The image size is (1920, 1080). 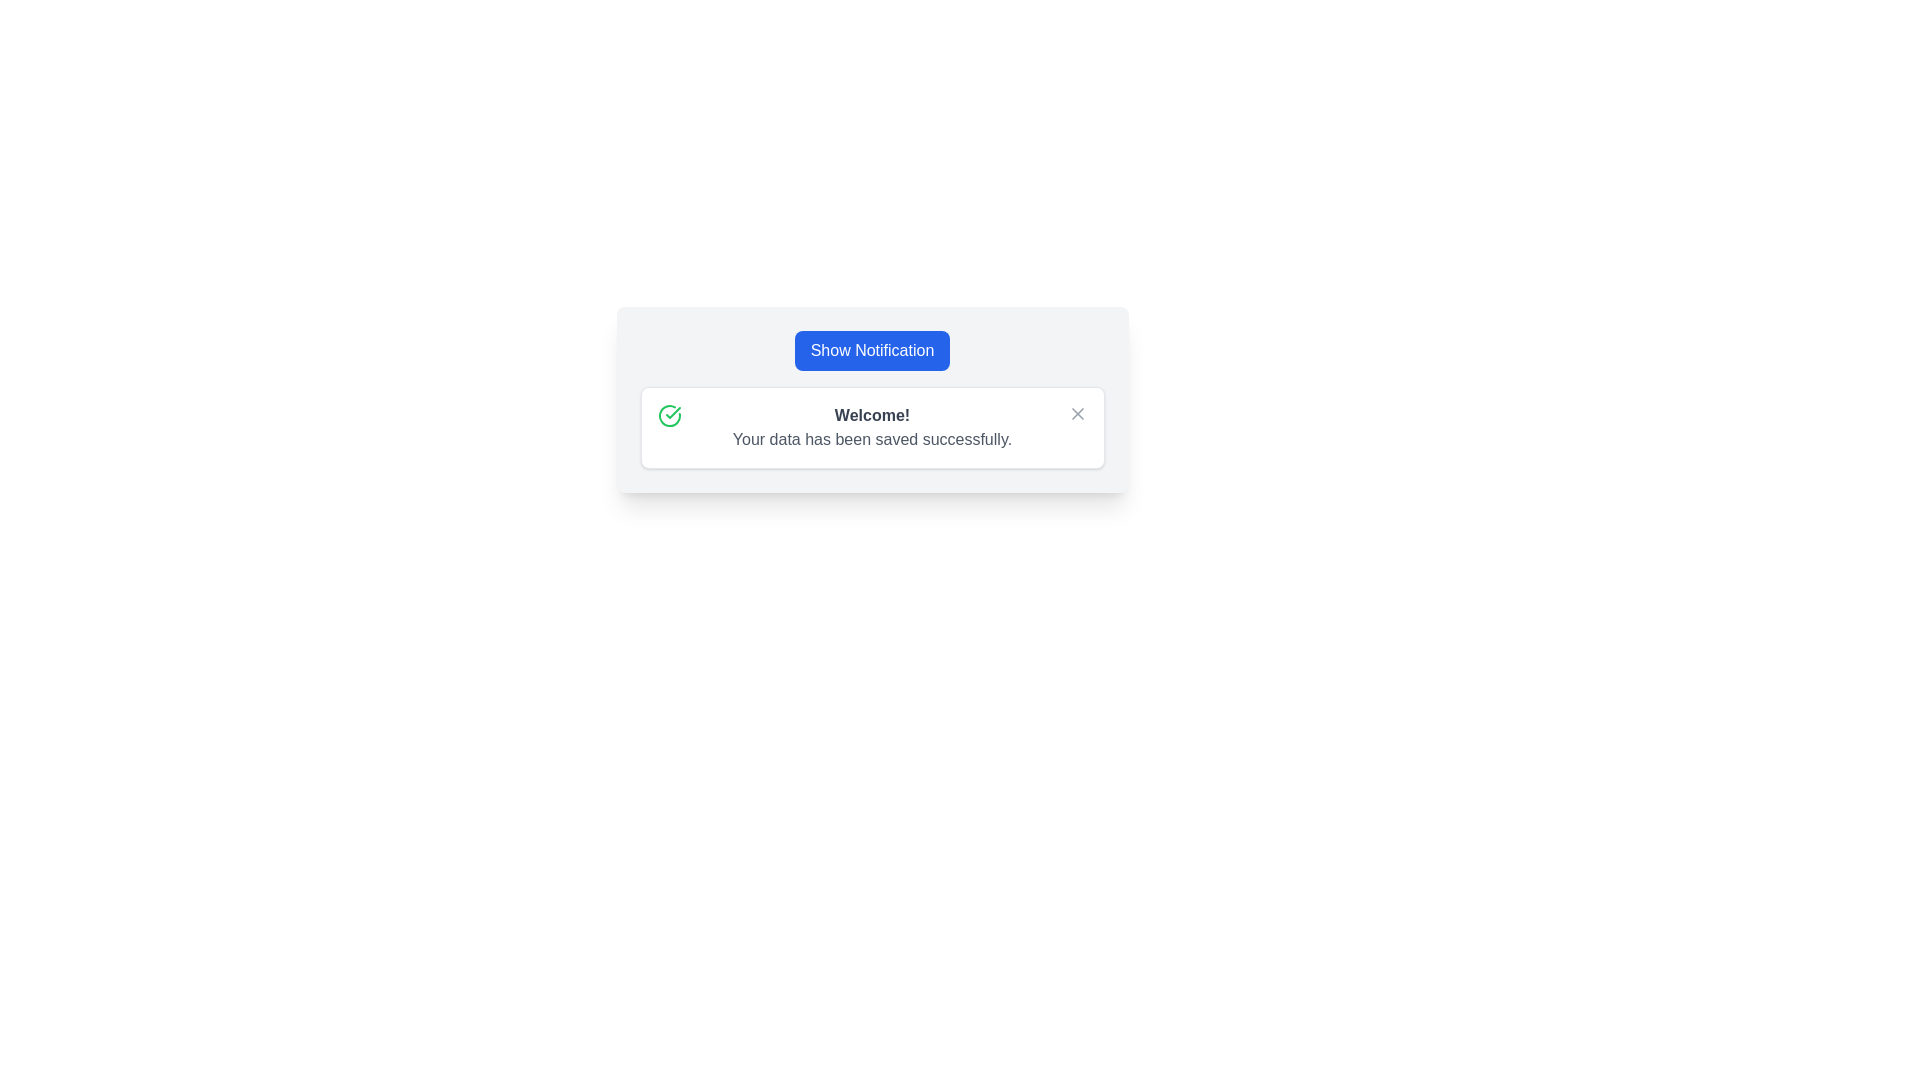 What do you see at coordinates (872, 415) in the screenshot?
I see `the bold-styled static text reading 'Welcome!' which is prominently displayed in the notification card` at bounding box center [872, 415].